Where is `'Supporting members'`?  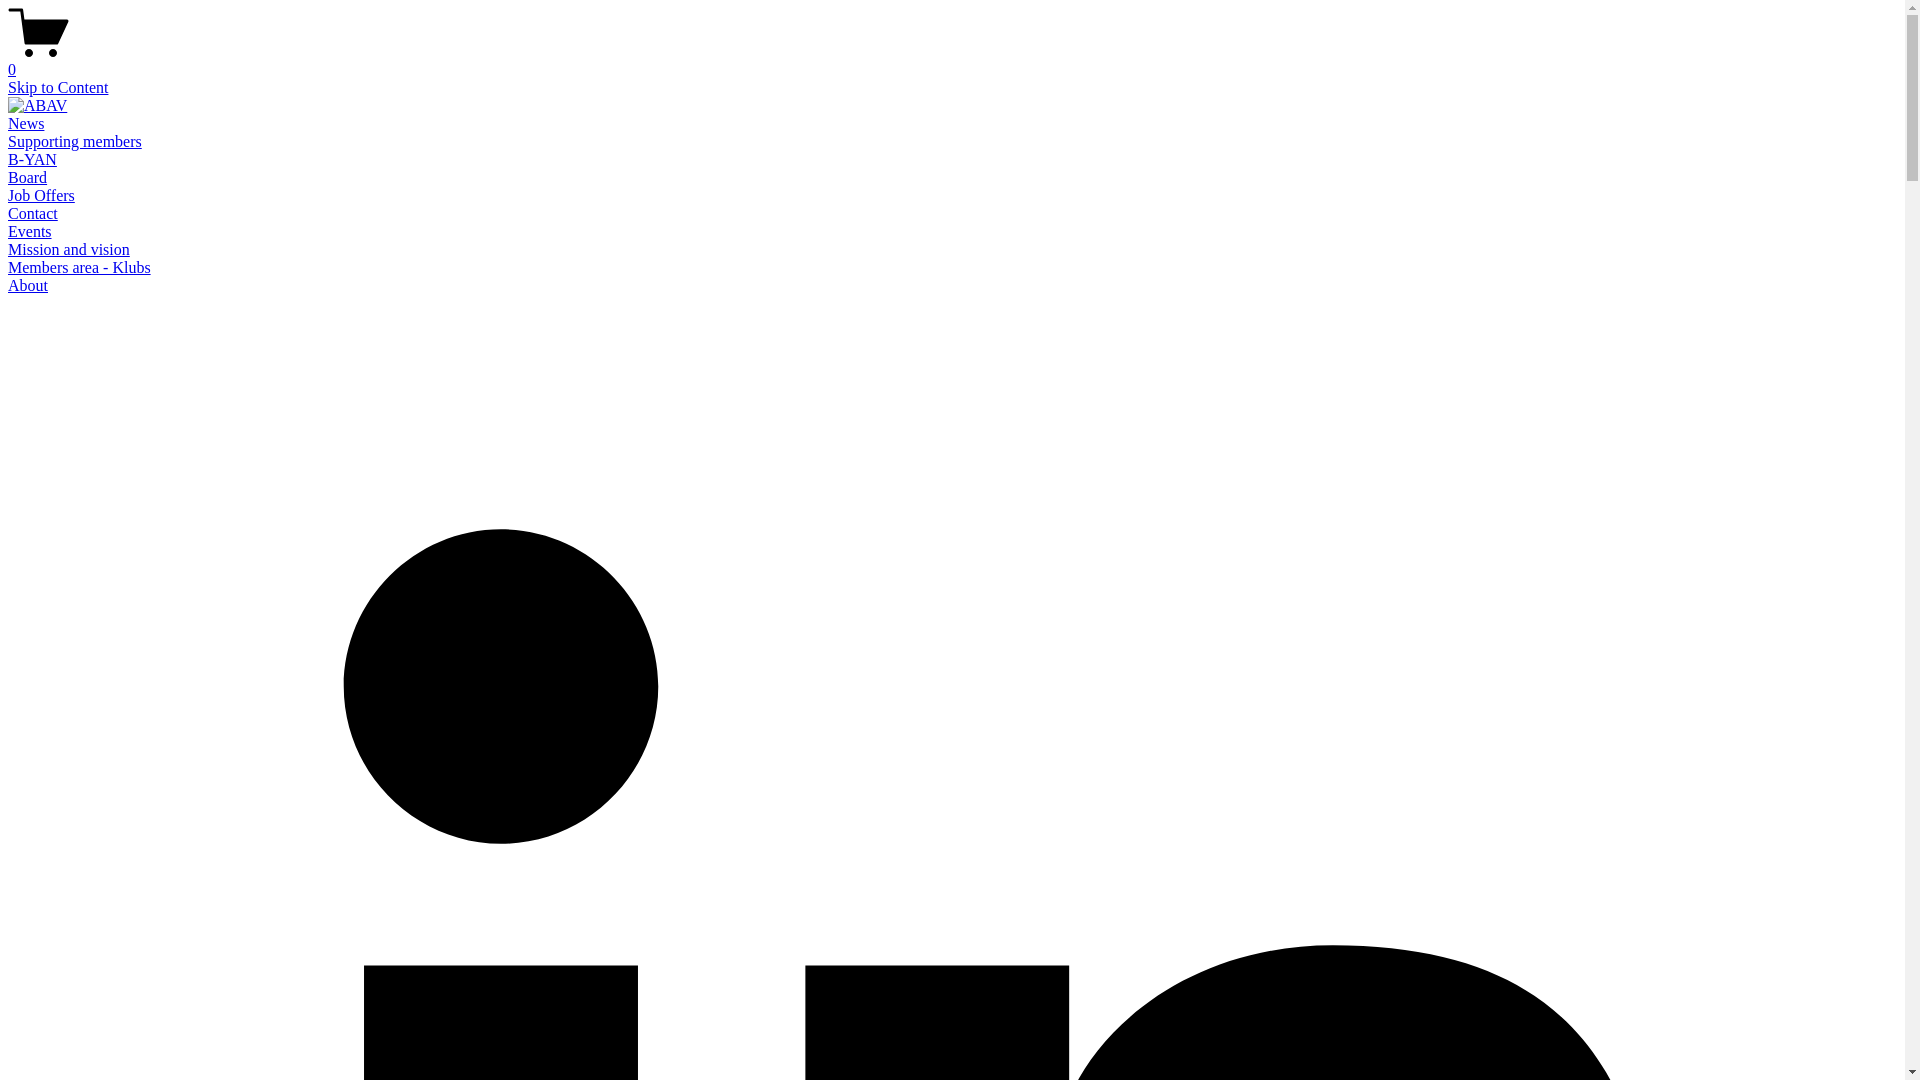
'Supporting members' is located at coordinates (75, 140).